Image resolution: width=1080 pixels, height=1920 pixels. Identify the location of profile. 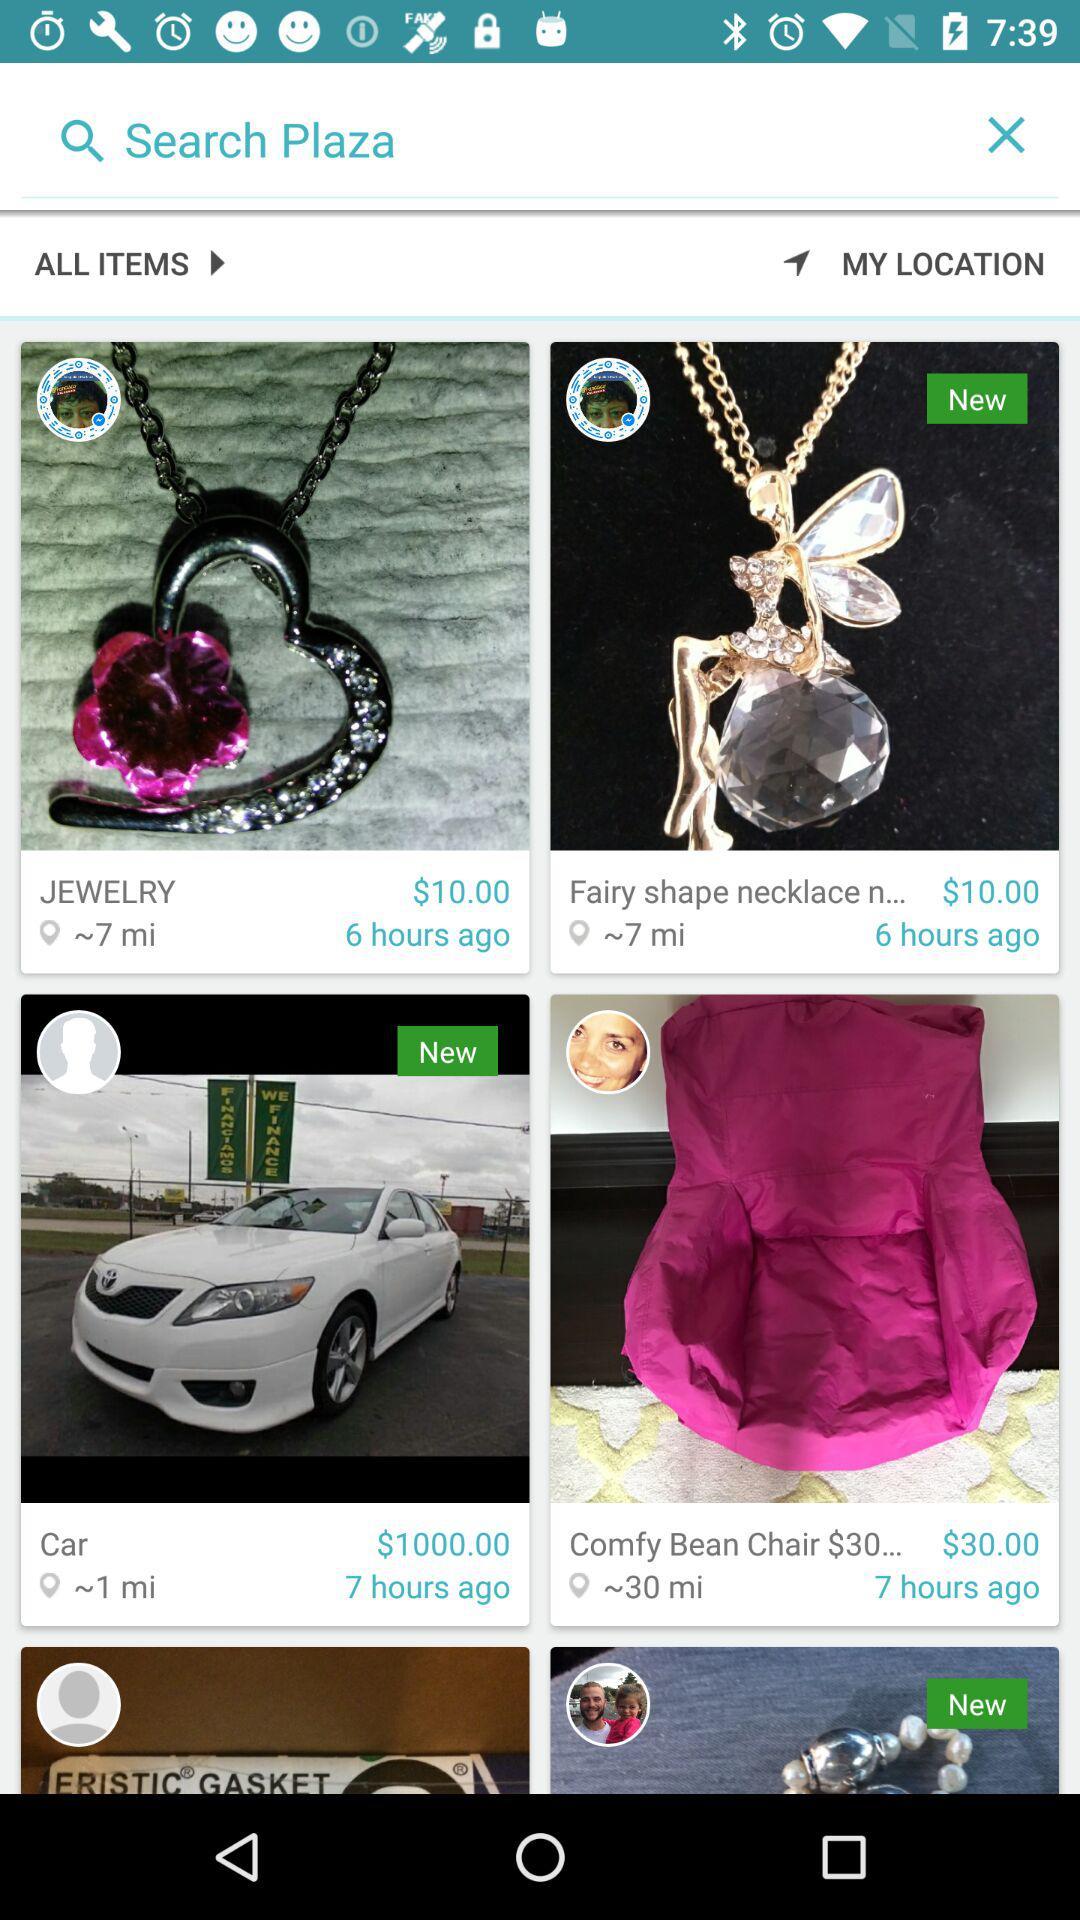
(77, 399).